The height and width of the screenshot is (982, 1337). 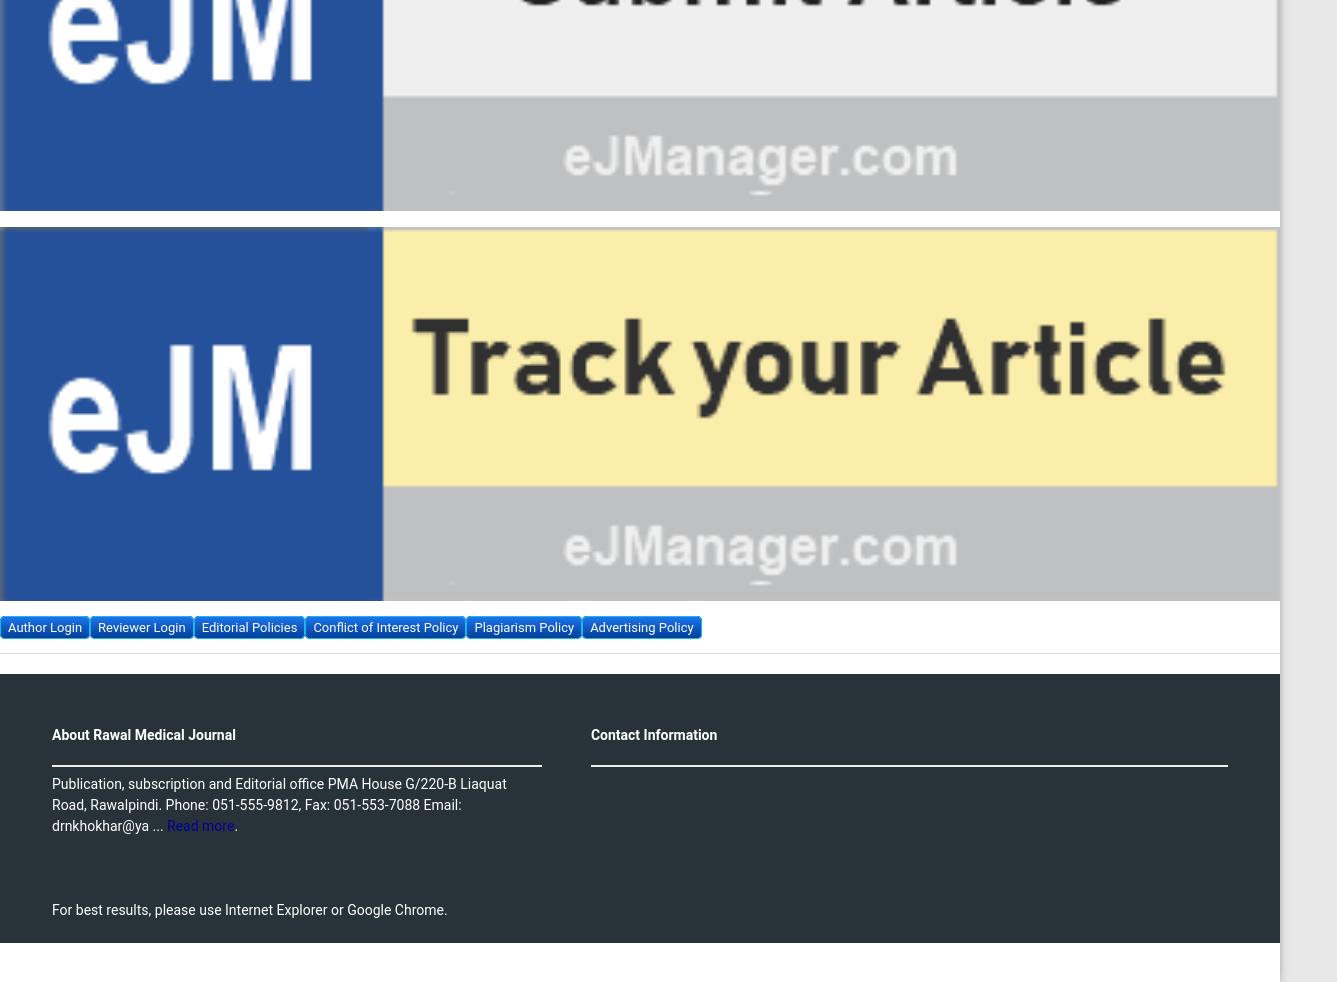 What do you see at coordinates (385, 625) in the screenshot?
I see `'Conflict of Interest Policy'` at bounding box center [385, 625].